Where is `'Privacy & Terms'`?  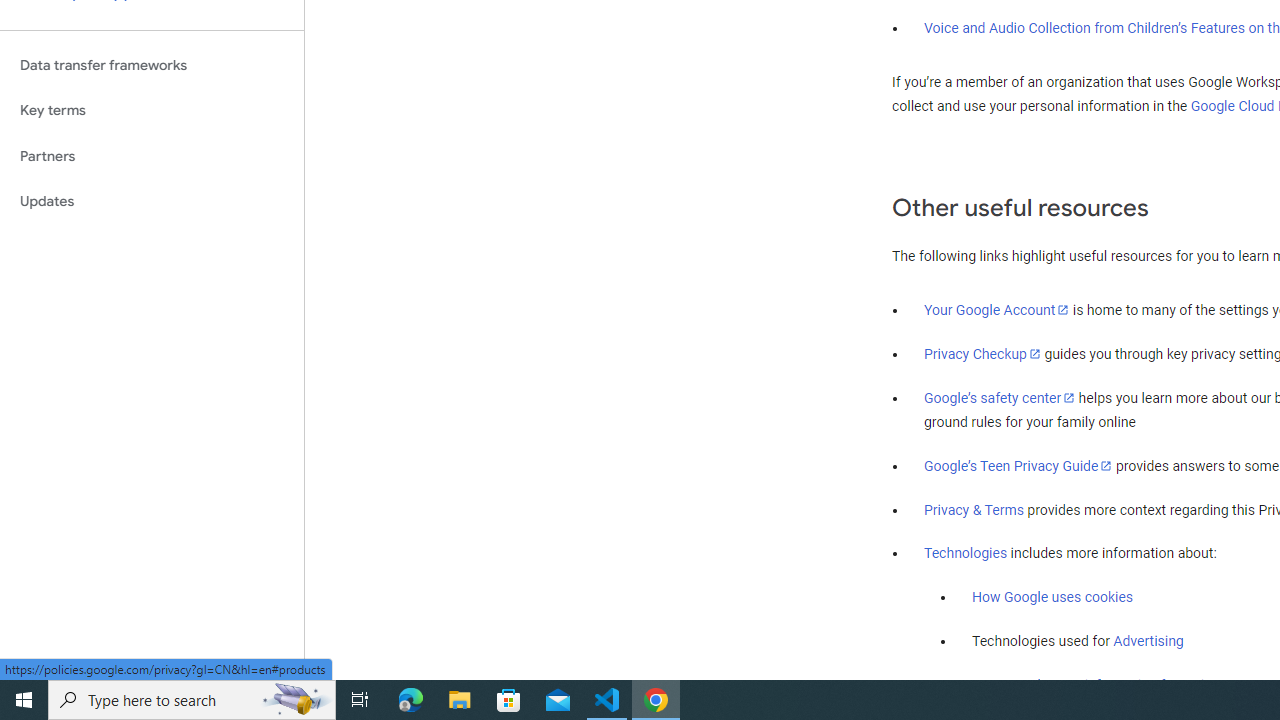
'Privacy & Terms' is located at coordinates (974, 509).